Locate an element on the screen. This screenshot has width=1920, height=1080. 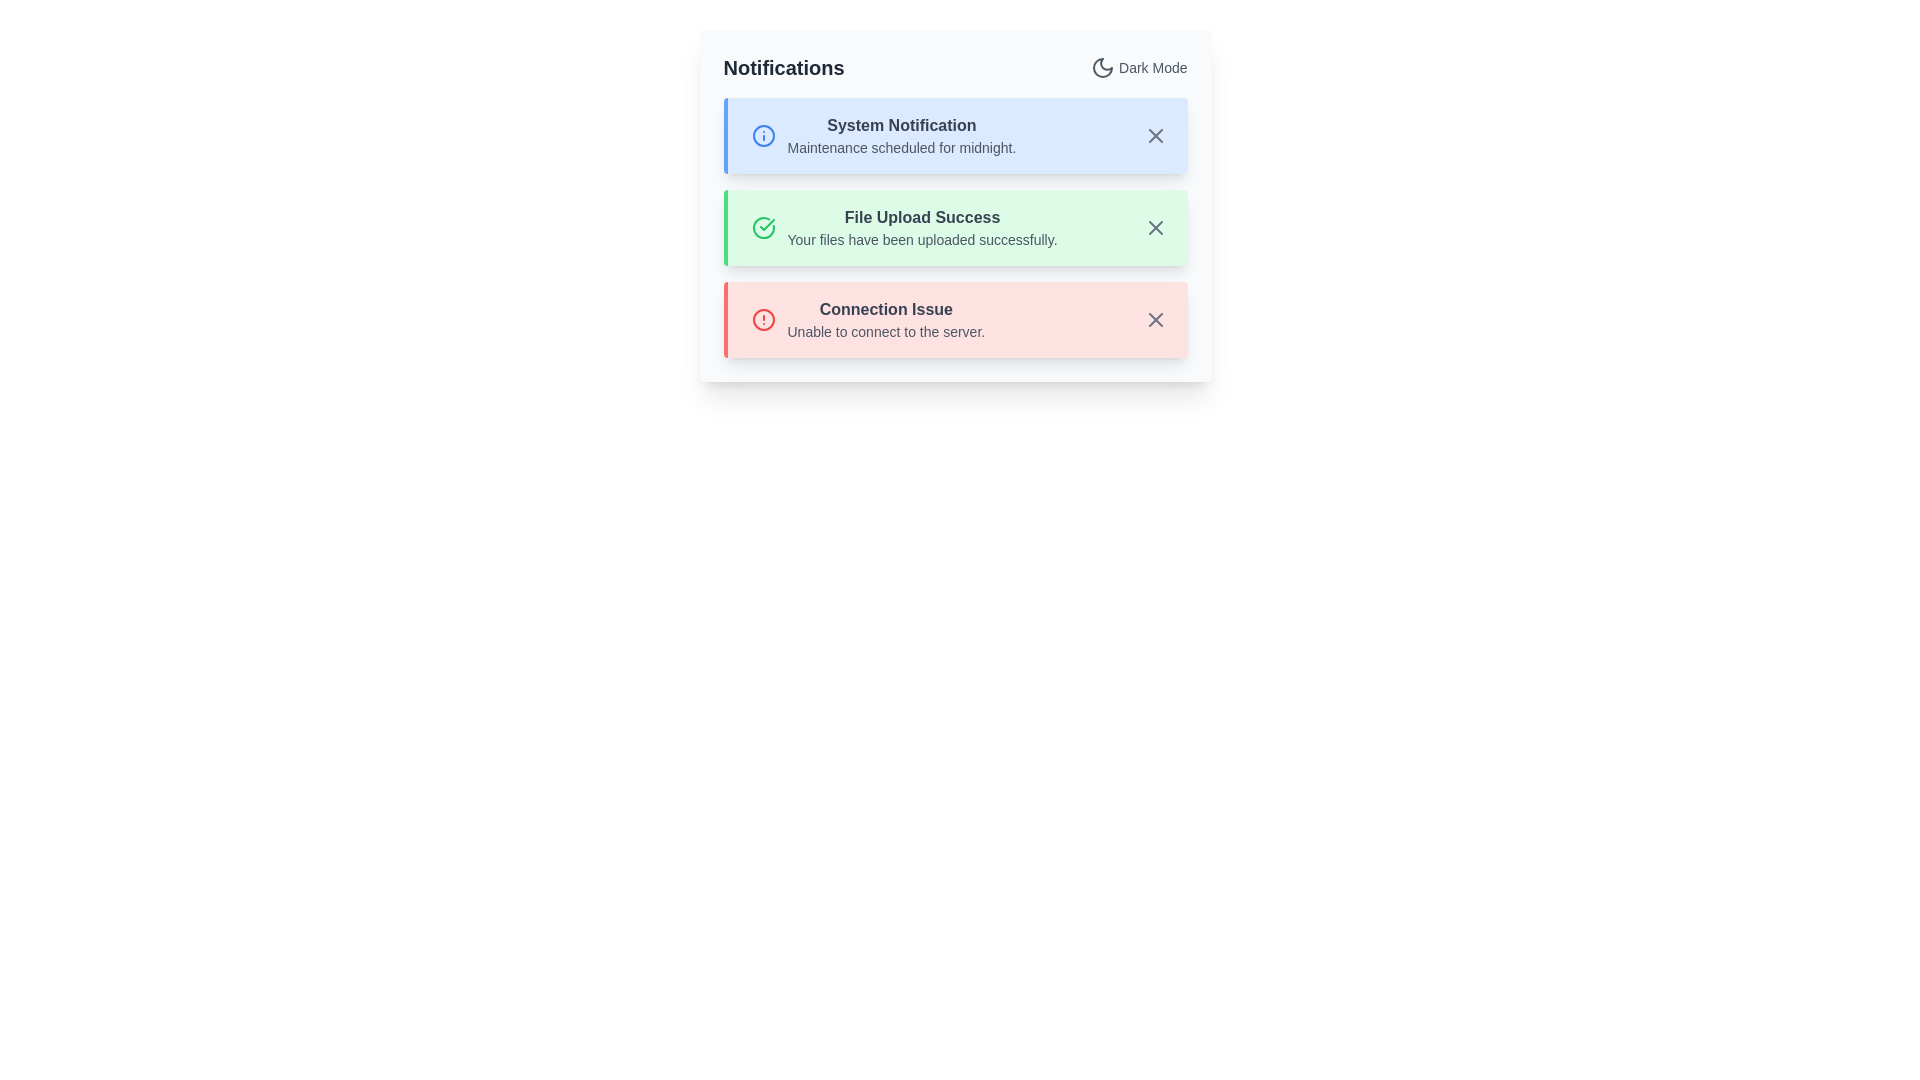
the minimalist close button shaped like an 'X' located in the 'File Upload Success' notification is located at coordinates (1155, 226).